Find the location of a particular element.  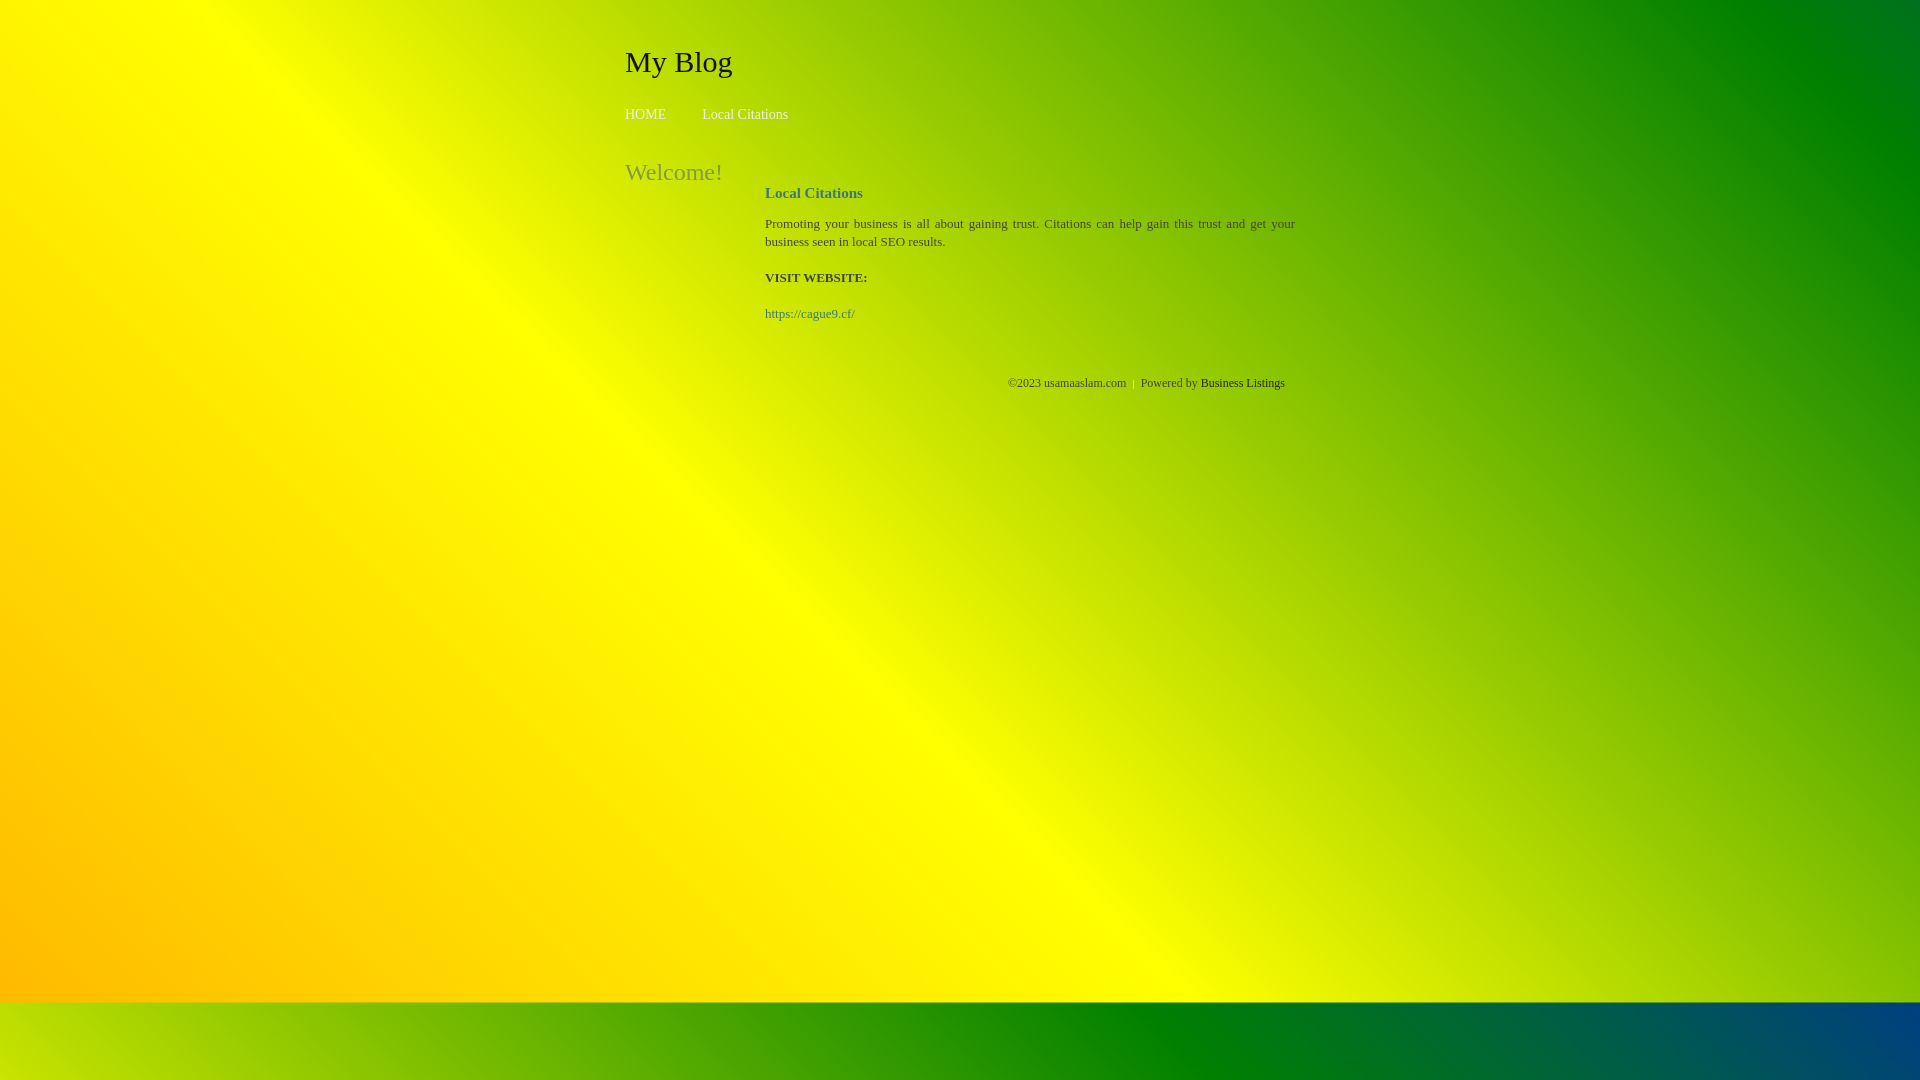

'https://cague9.cf/' is located at coordinates (810, 313).